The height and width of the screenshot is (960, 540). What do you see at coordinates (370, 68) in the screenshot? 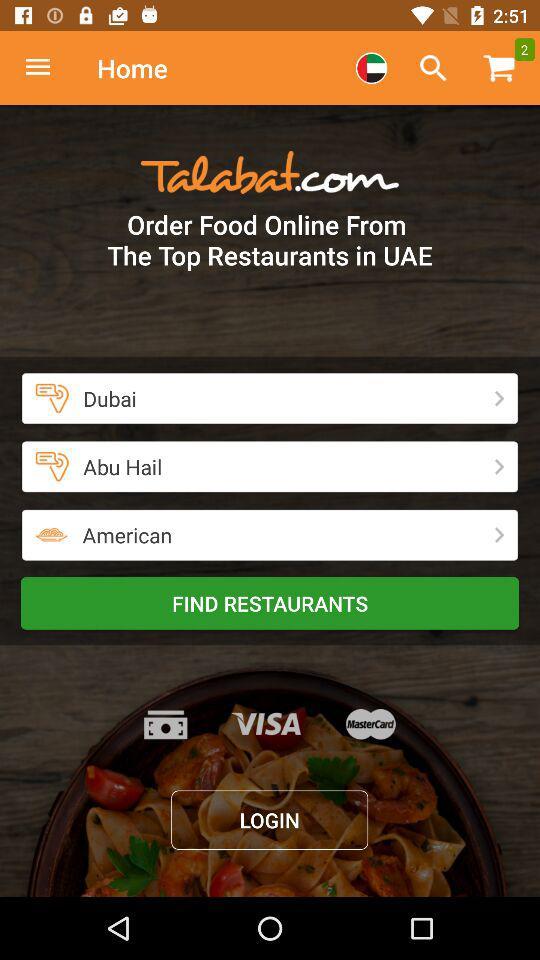
I see `change country` at bounding box center [370, 68].